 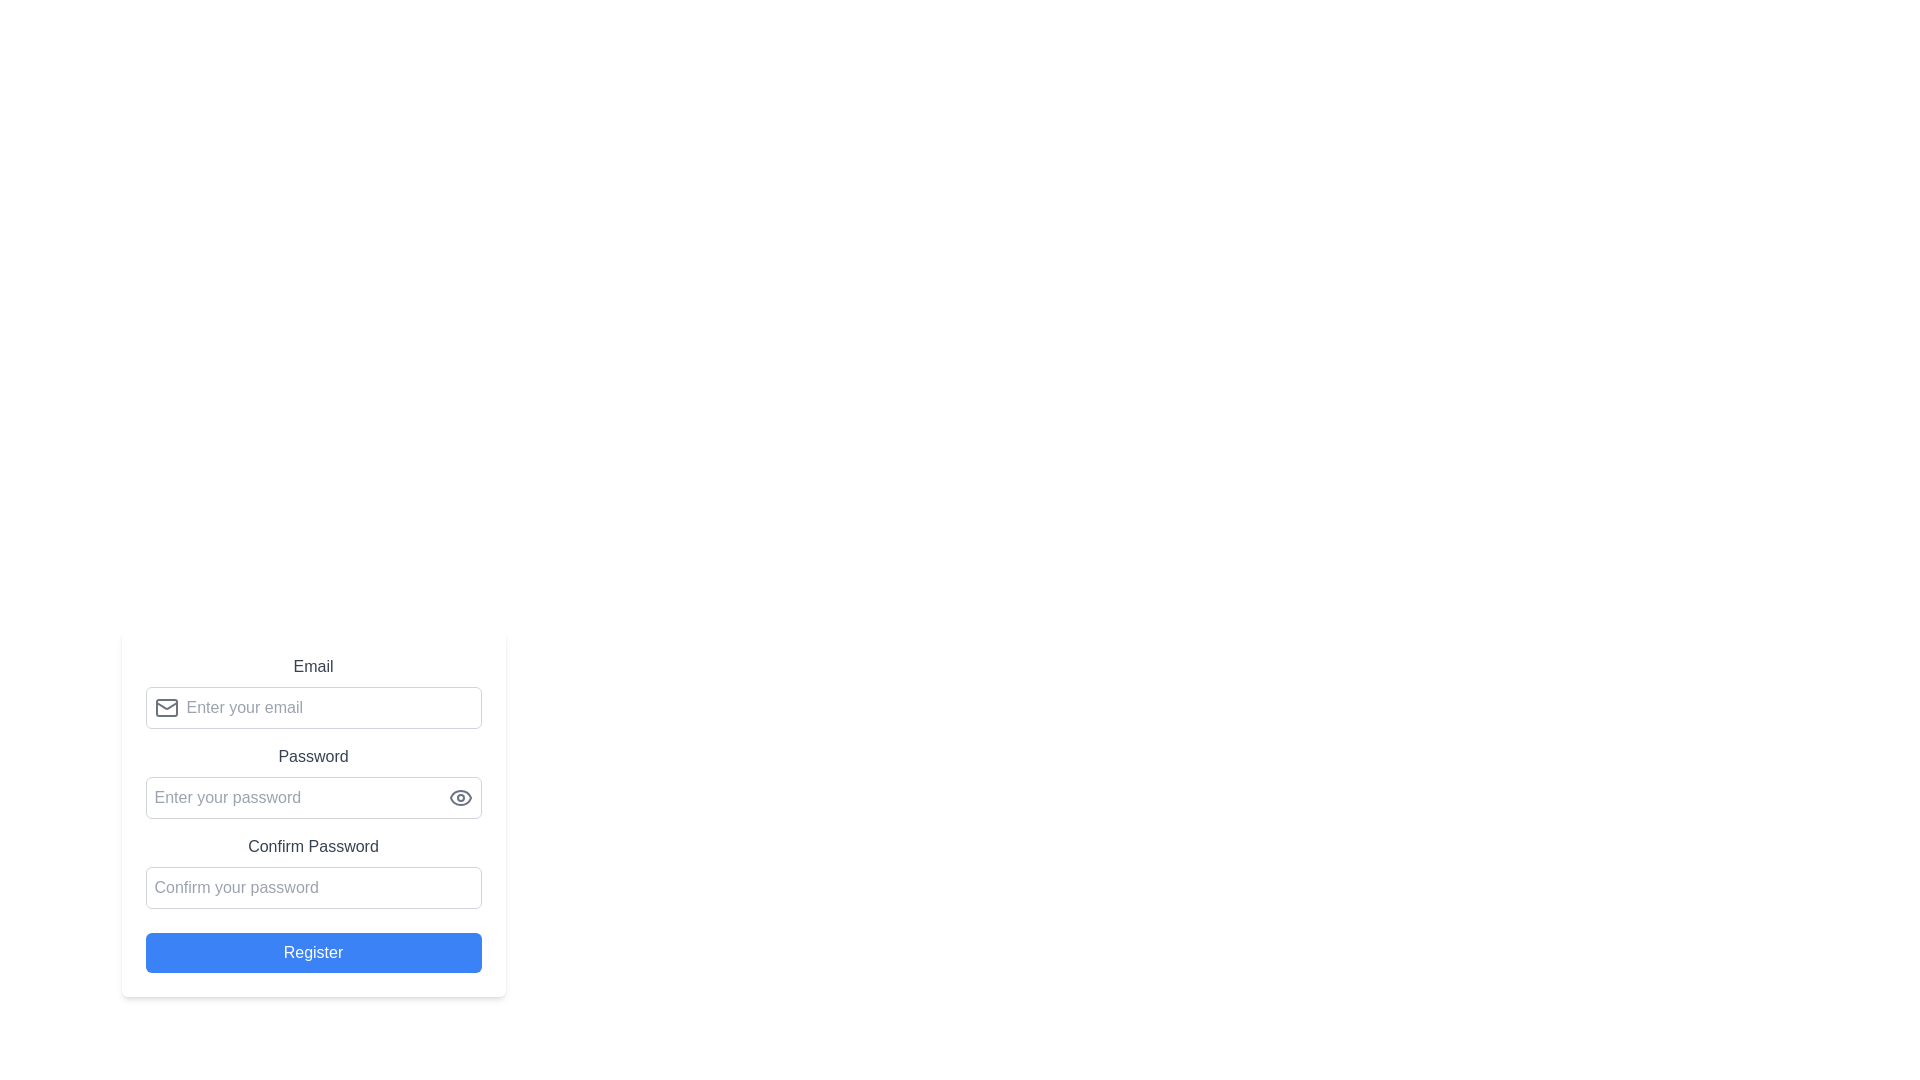 What do you see at coordinates (459, 797) in the screenshot?
I see `the visibility toggle button located to the right of the password input field` at bounding box center [459, 797].